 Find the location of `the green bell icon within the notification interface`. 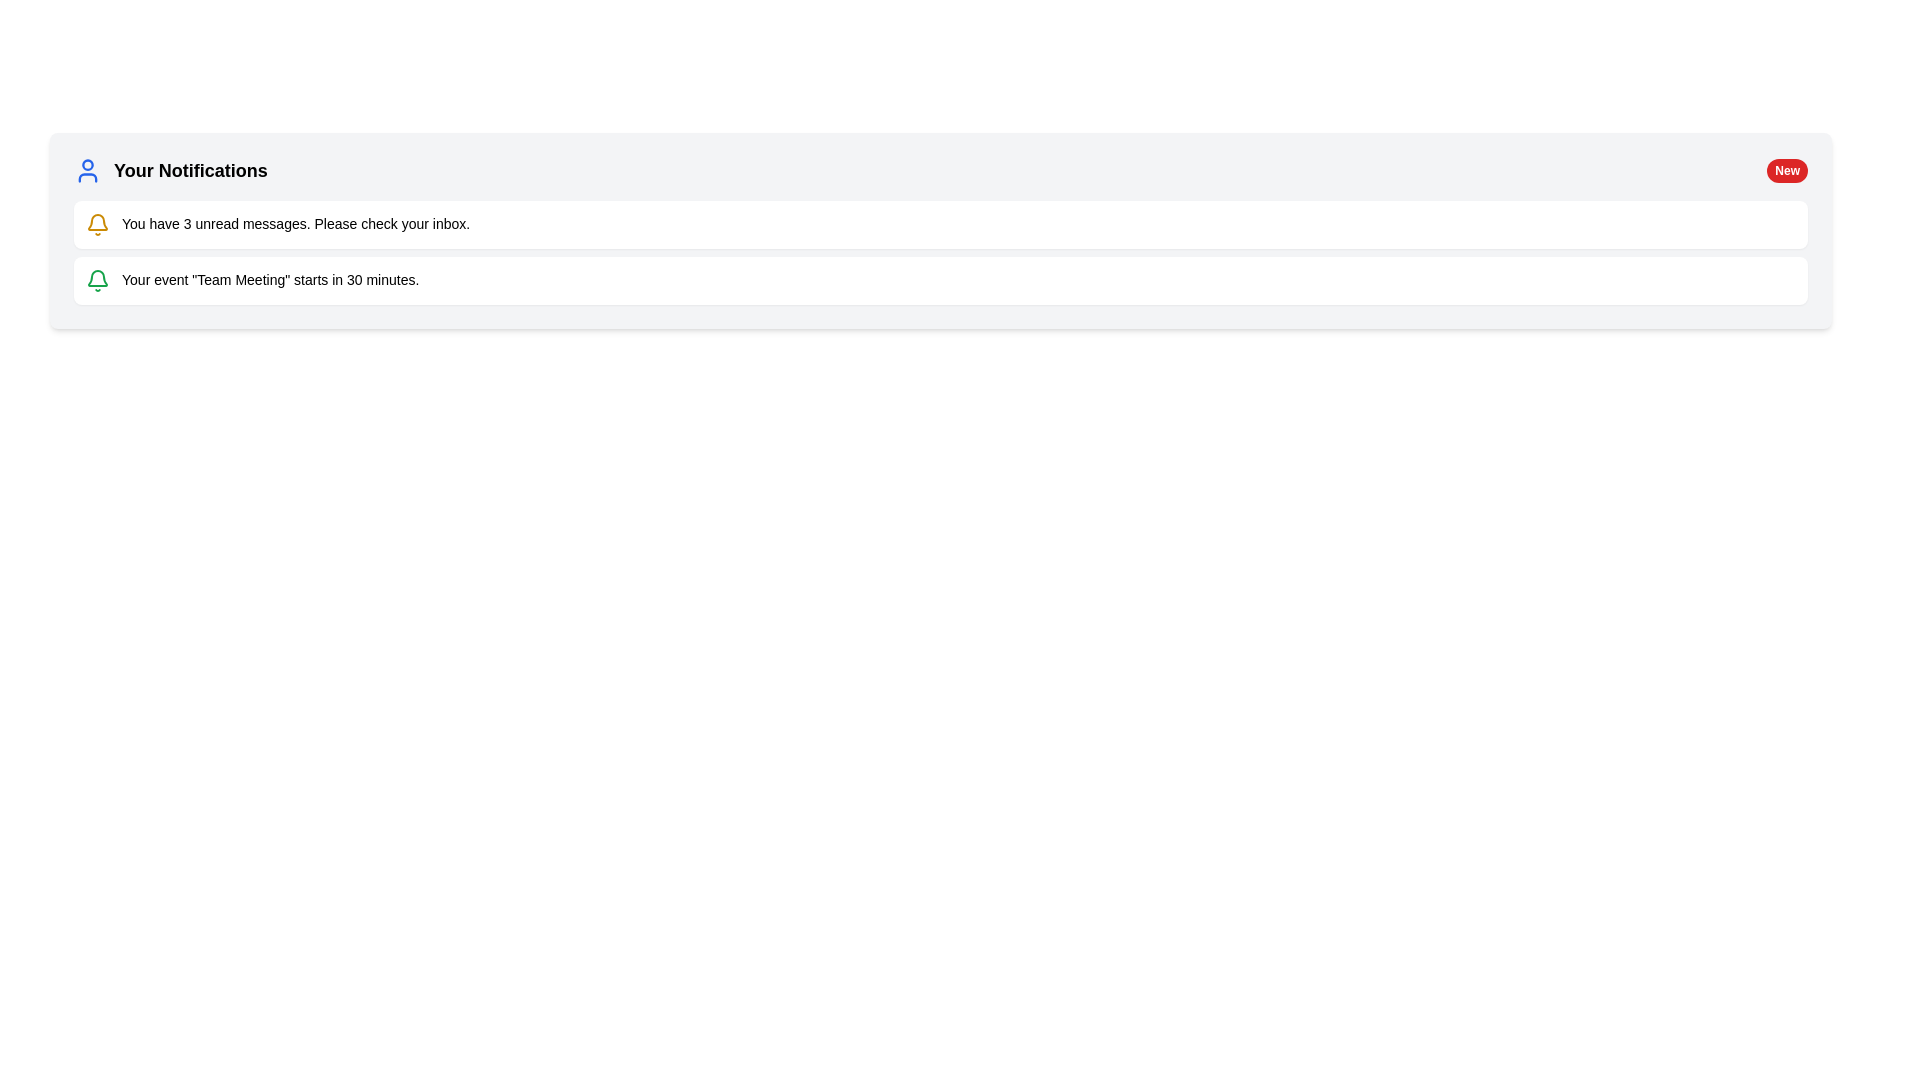

the green bell icon within the notification interface is located at coordinates (96, 277).